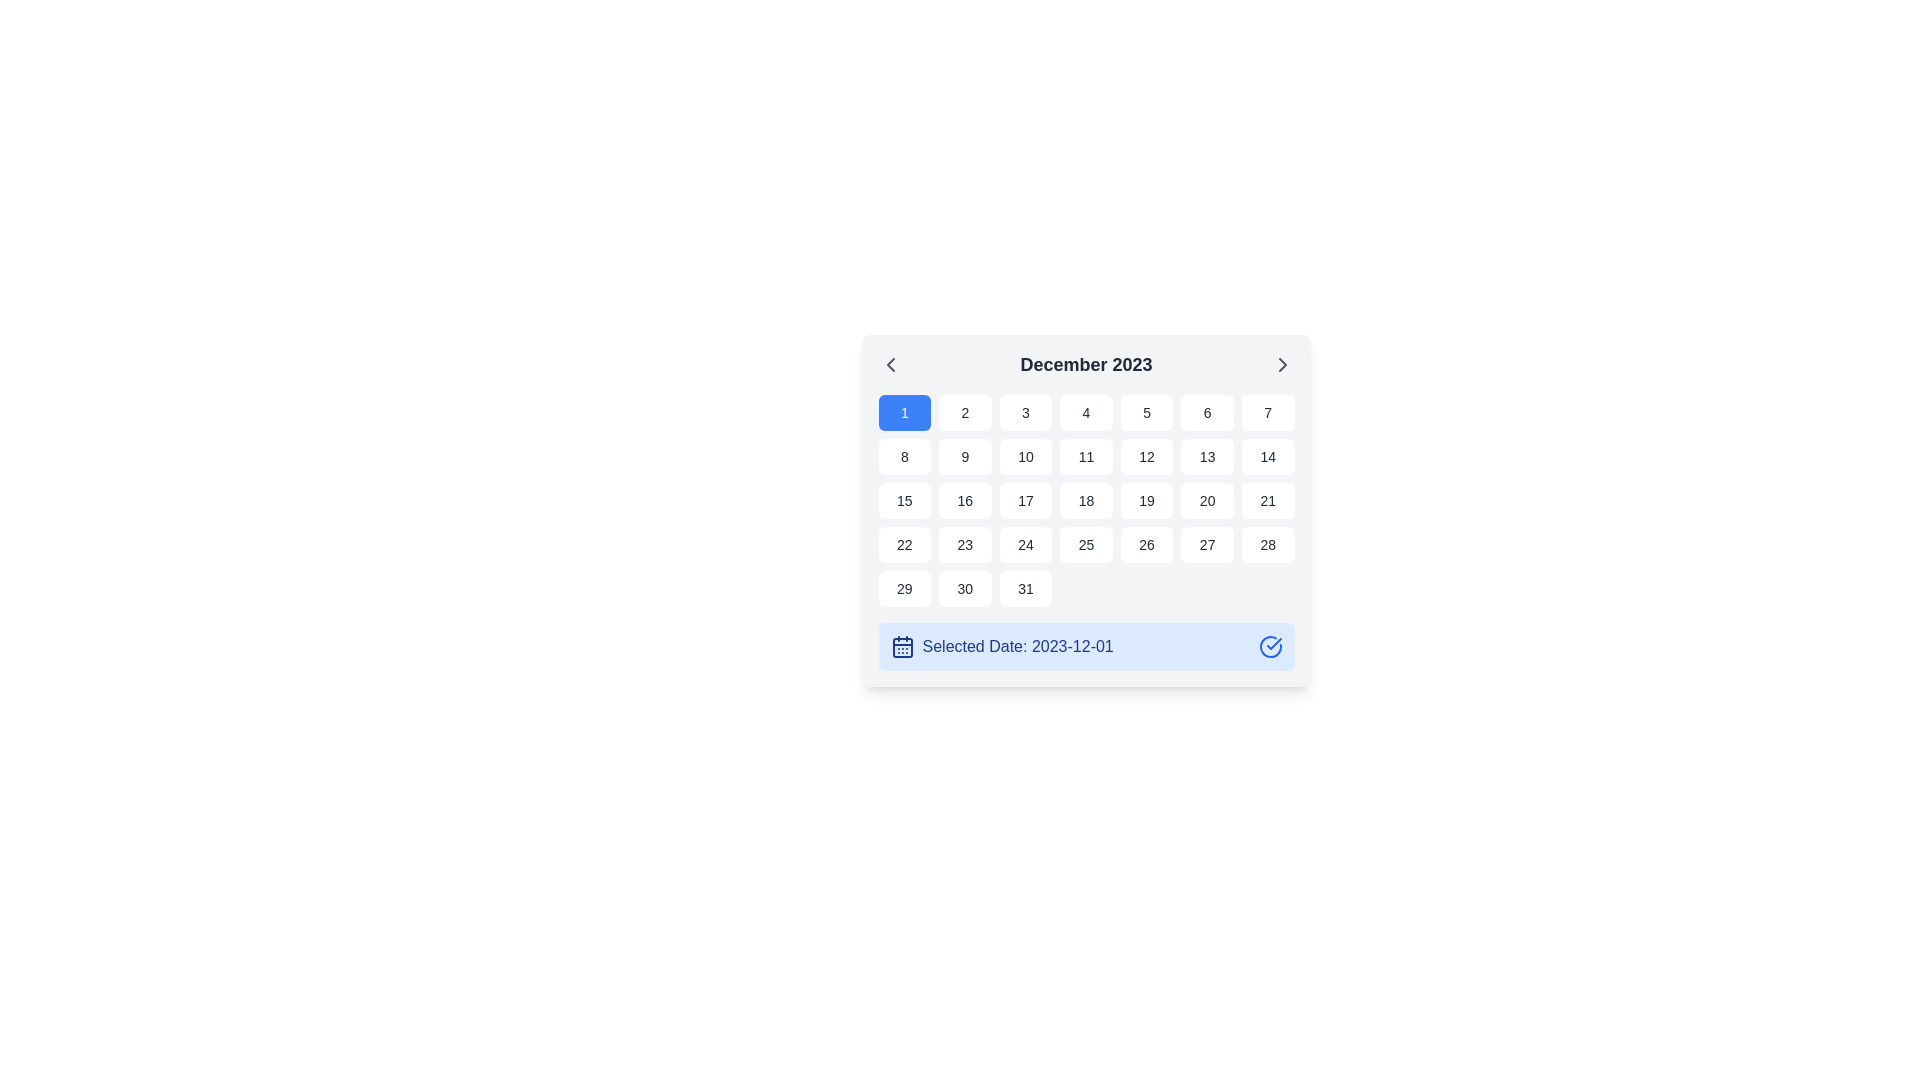  What do you see at coordinates (1085, 411) in the screenshot?
I see `the button displaying the number '4' in the calendar grid` at bounding box center [1085, 411].